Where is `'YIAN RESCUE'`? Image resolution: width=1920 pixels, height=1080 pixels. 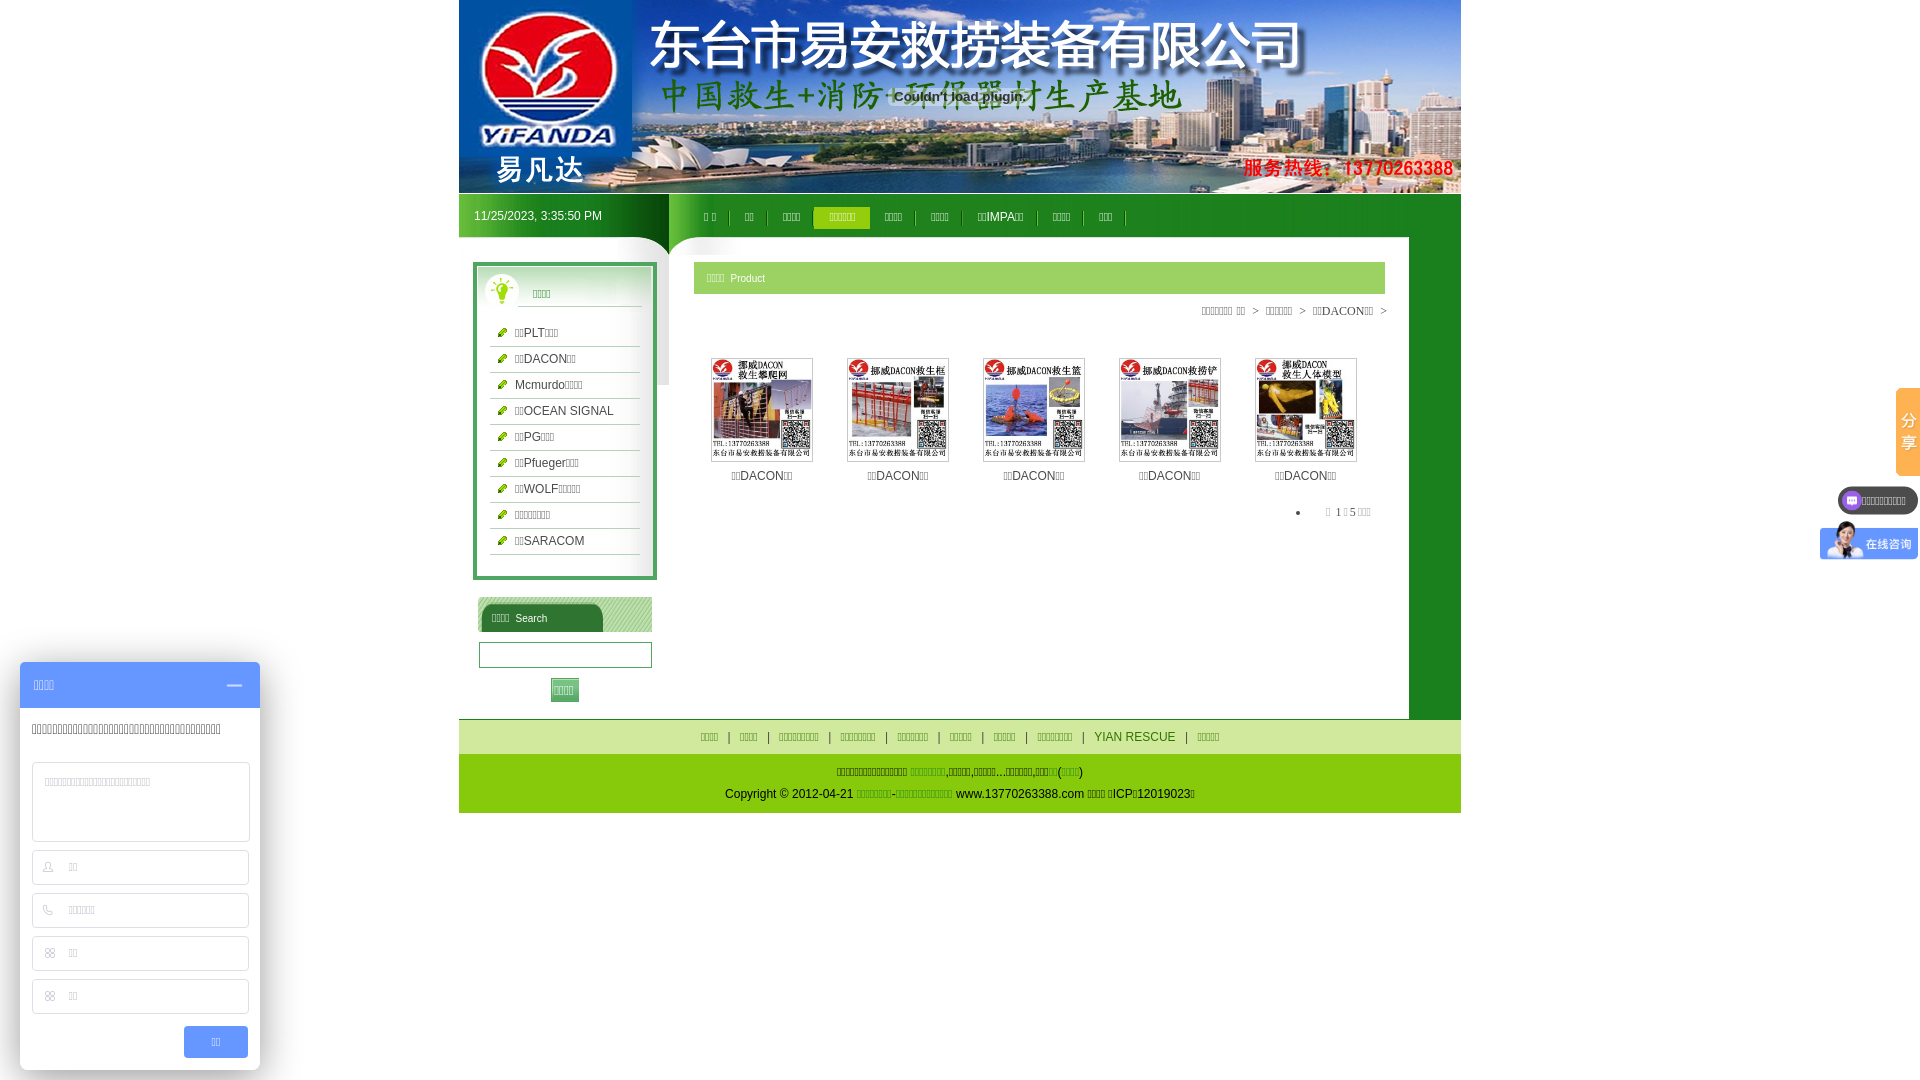 'YIAN RESCUE' is located at coordinates (1087, 736).